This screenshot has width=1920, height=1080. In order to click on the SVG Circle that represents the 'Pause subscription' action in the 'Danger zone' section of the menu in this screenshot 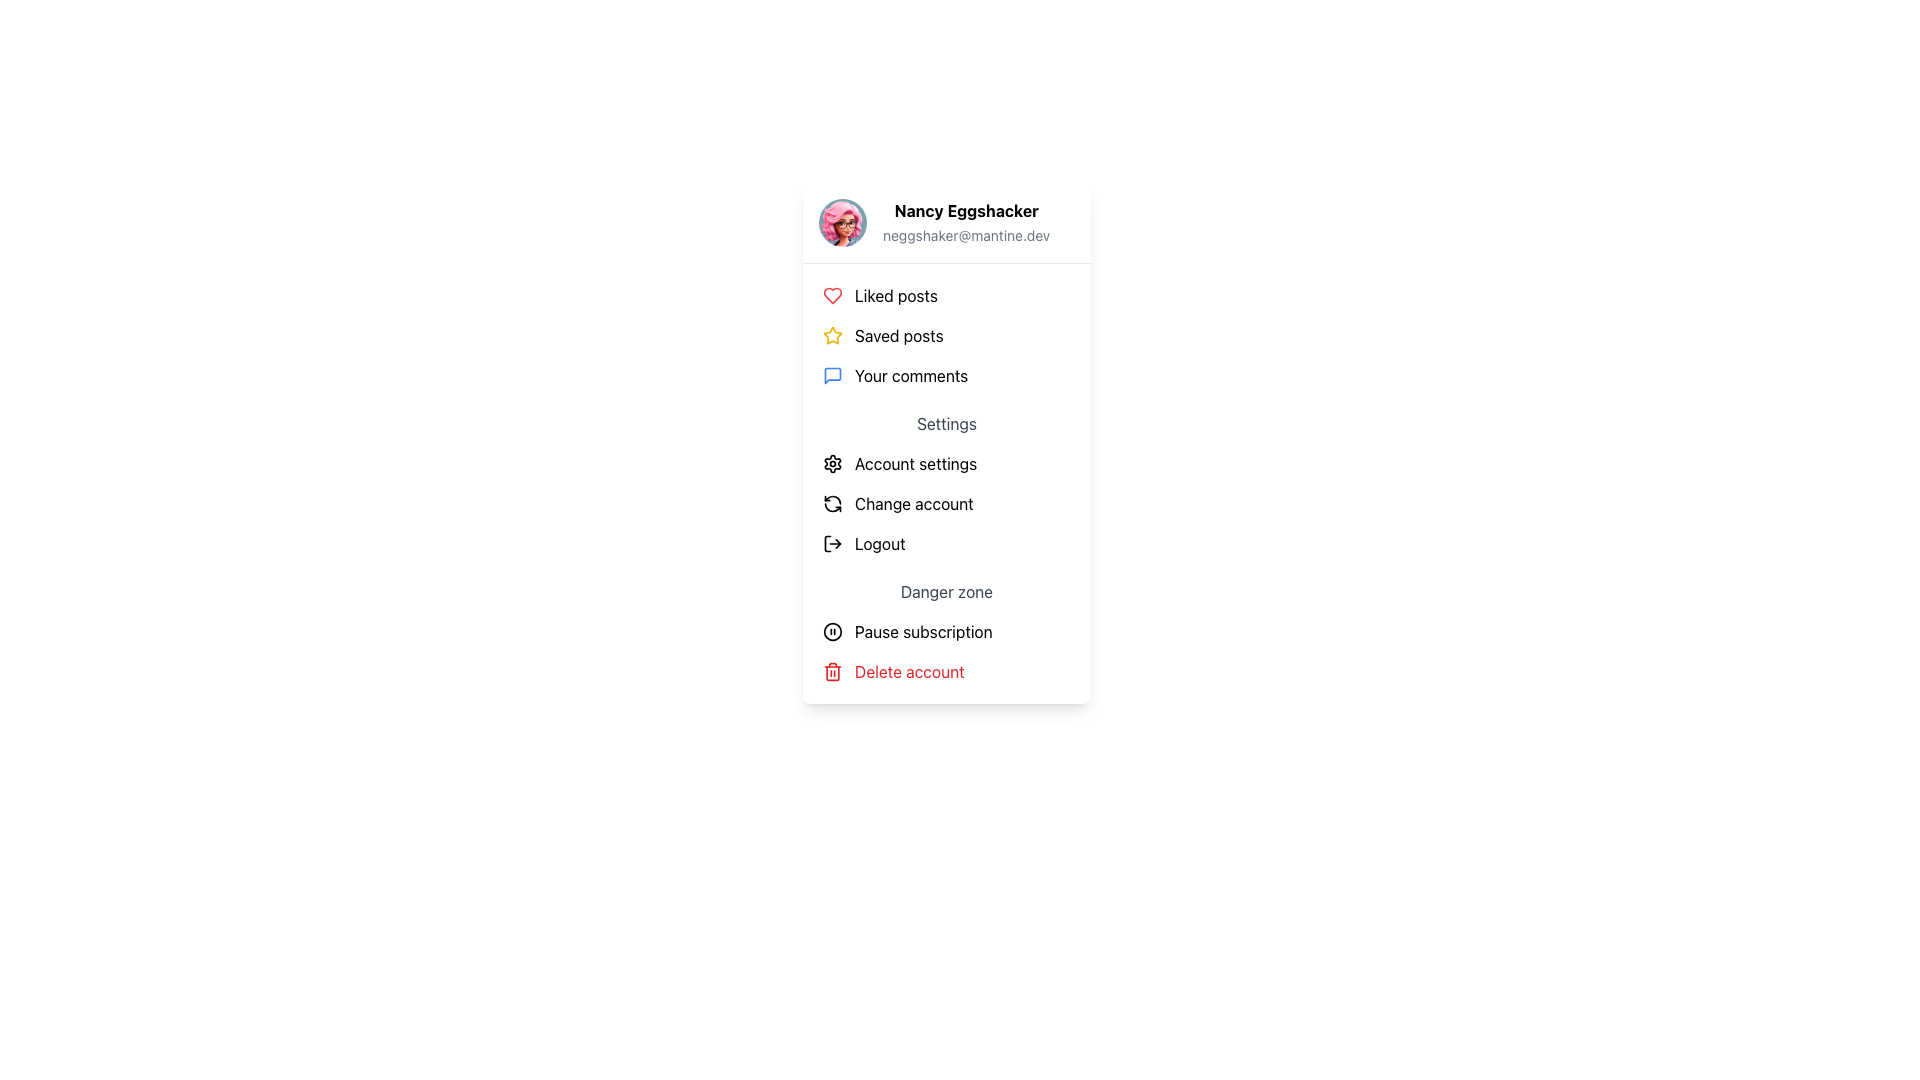, I will do `click(833, 632)`.